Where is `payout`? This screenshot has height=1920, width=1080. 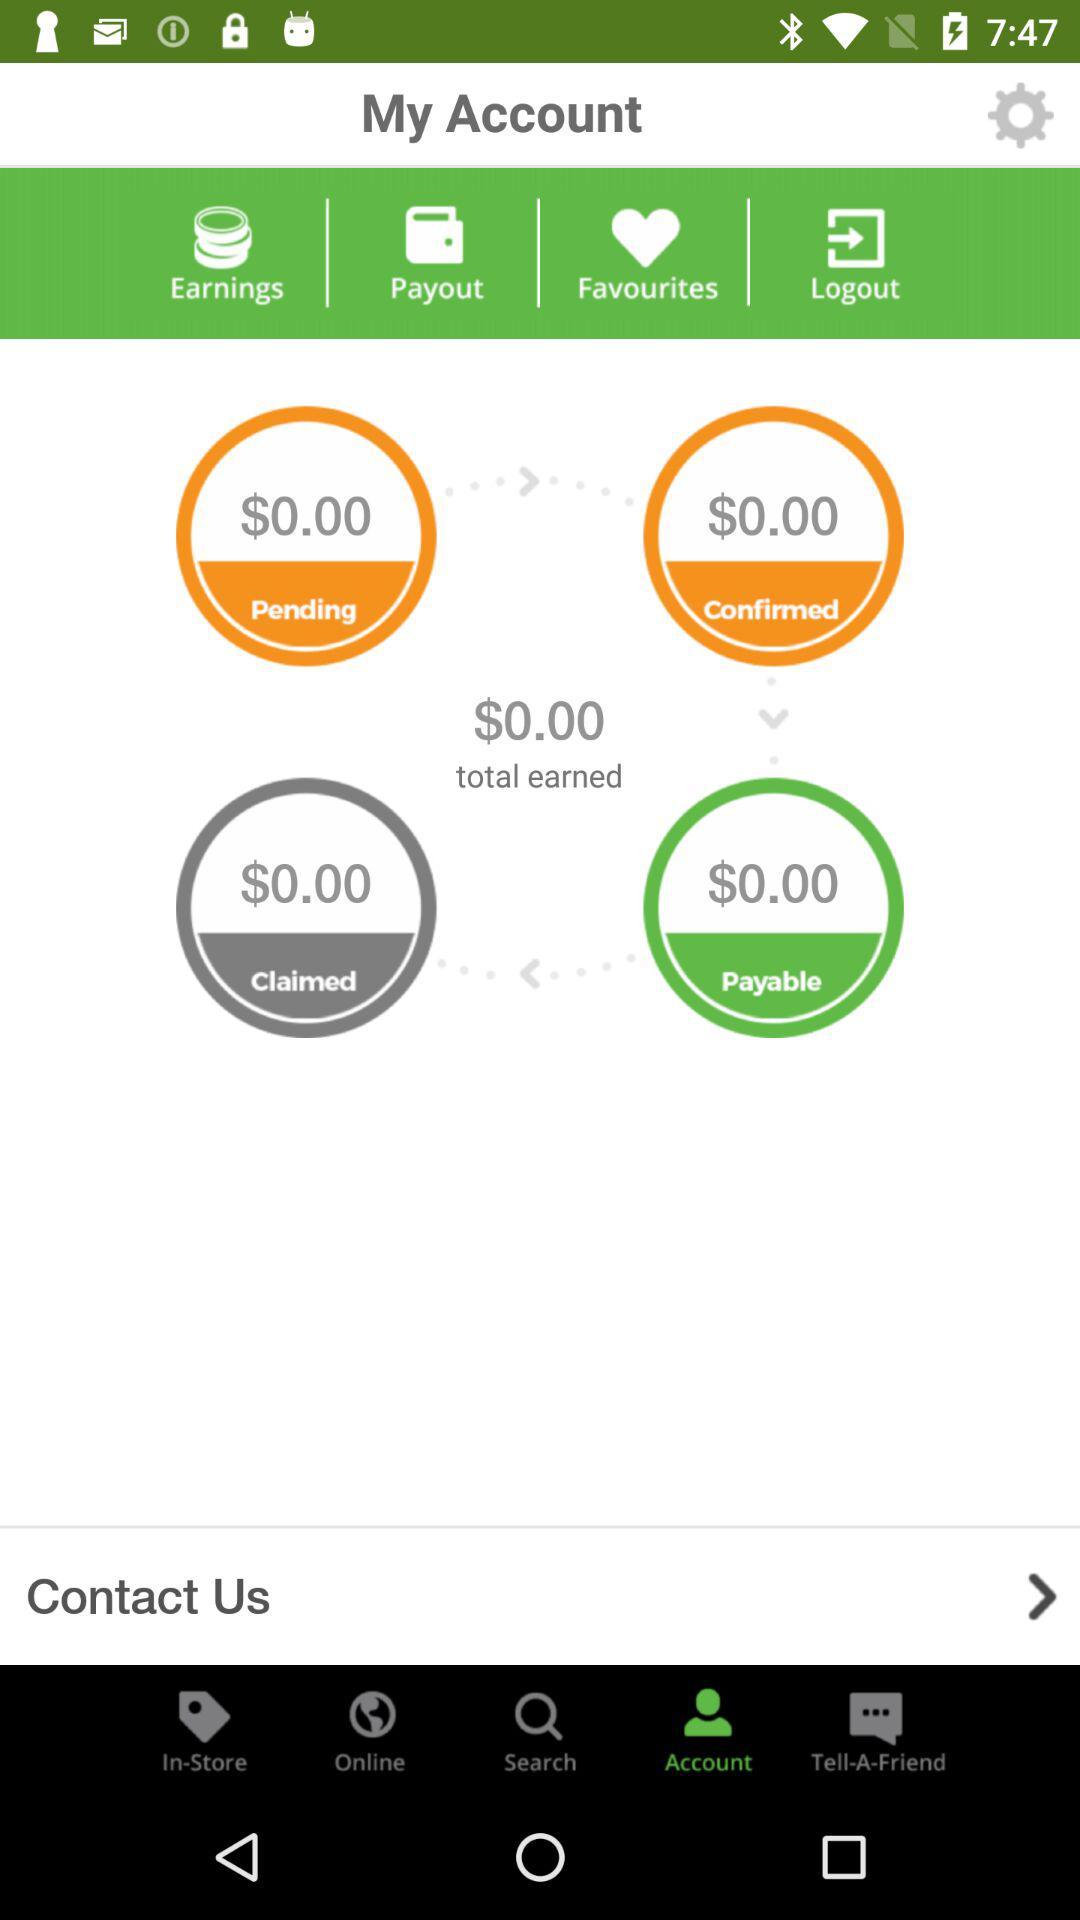
payout is located at coordinates (434, 252).